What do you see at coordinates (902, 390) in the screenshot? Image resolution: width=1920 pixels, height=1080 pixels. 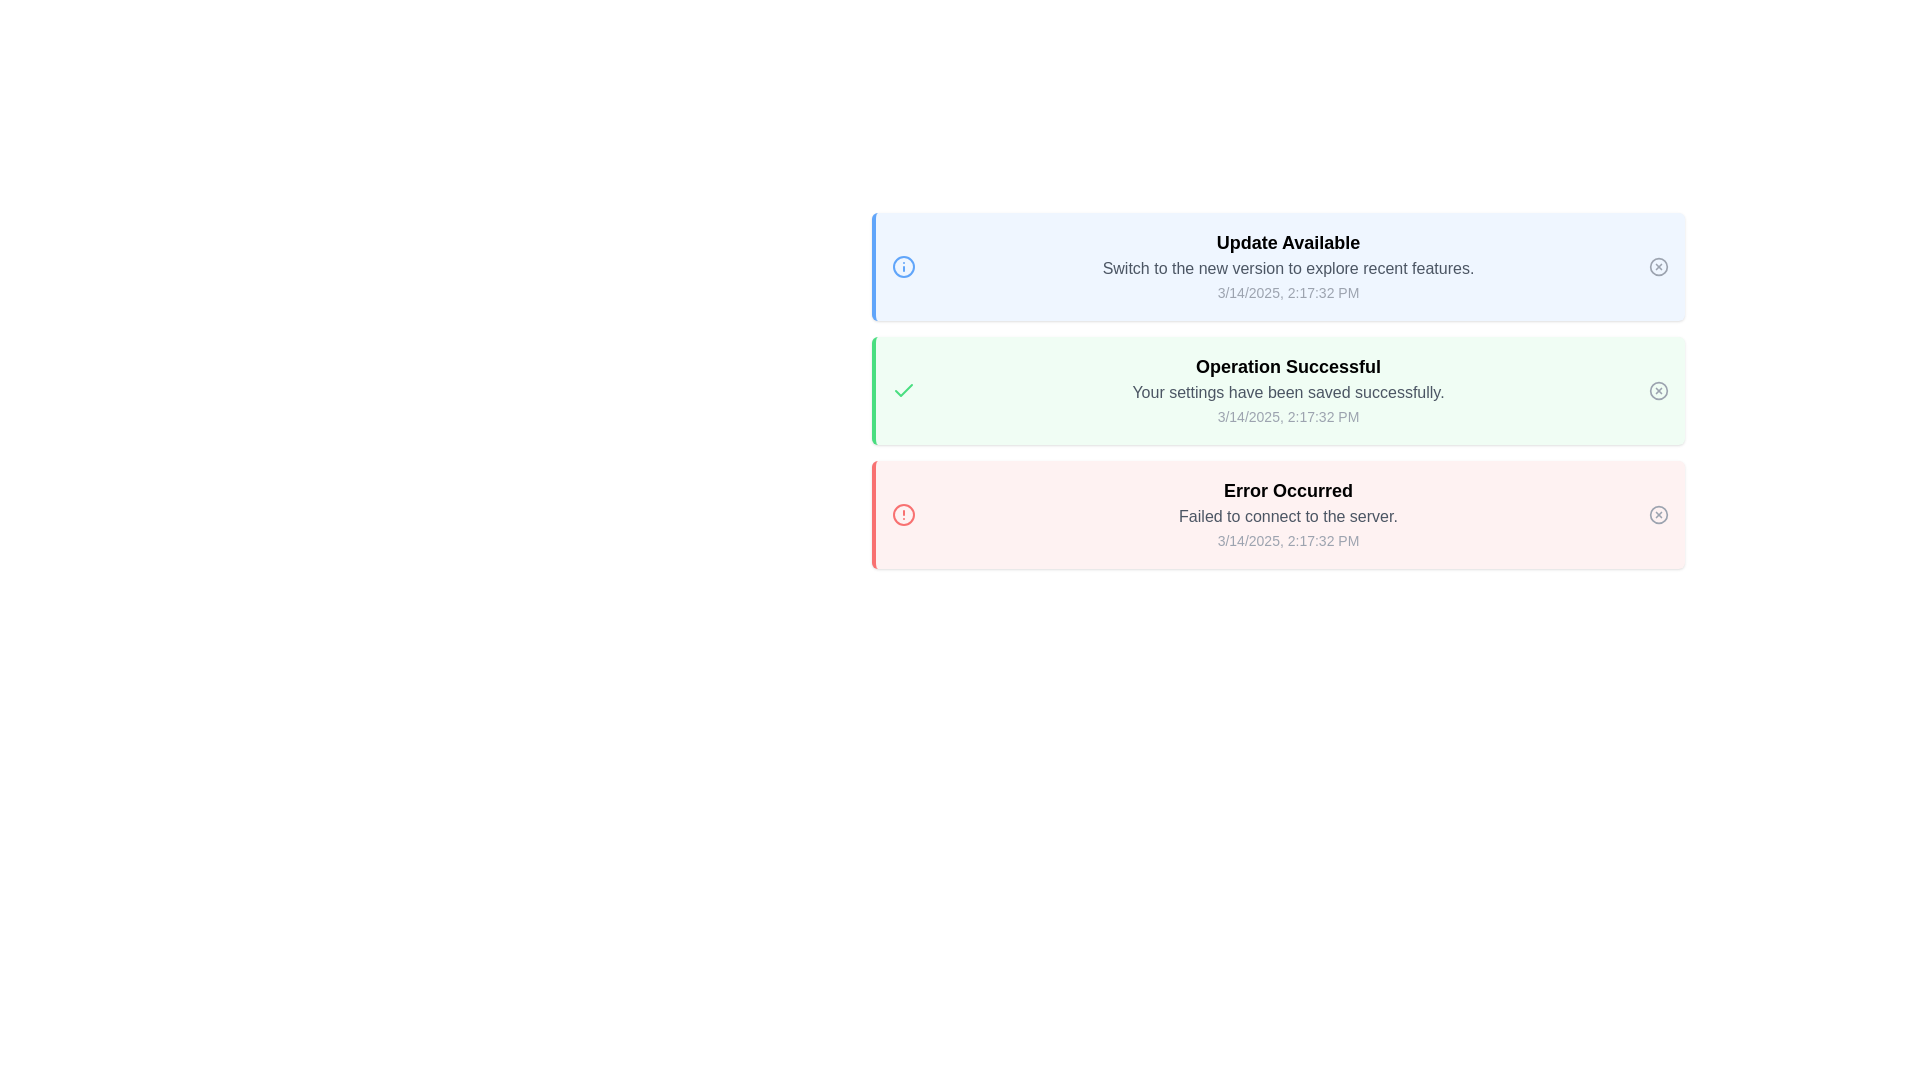 I see `the green checkmark icon in the 'Operation Successful' notification box that indicates a successful operation` at bounding box center [902, 390].